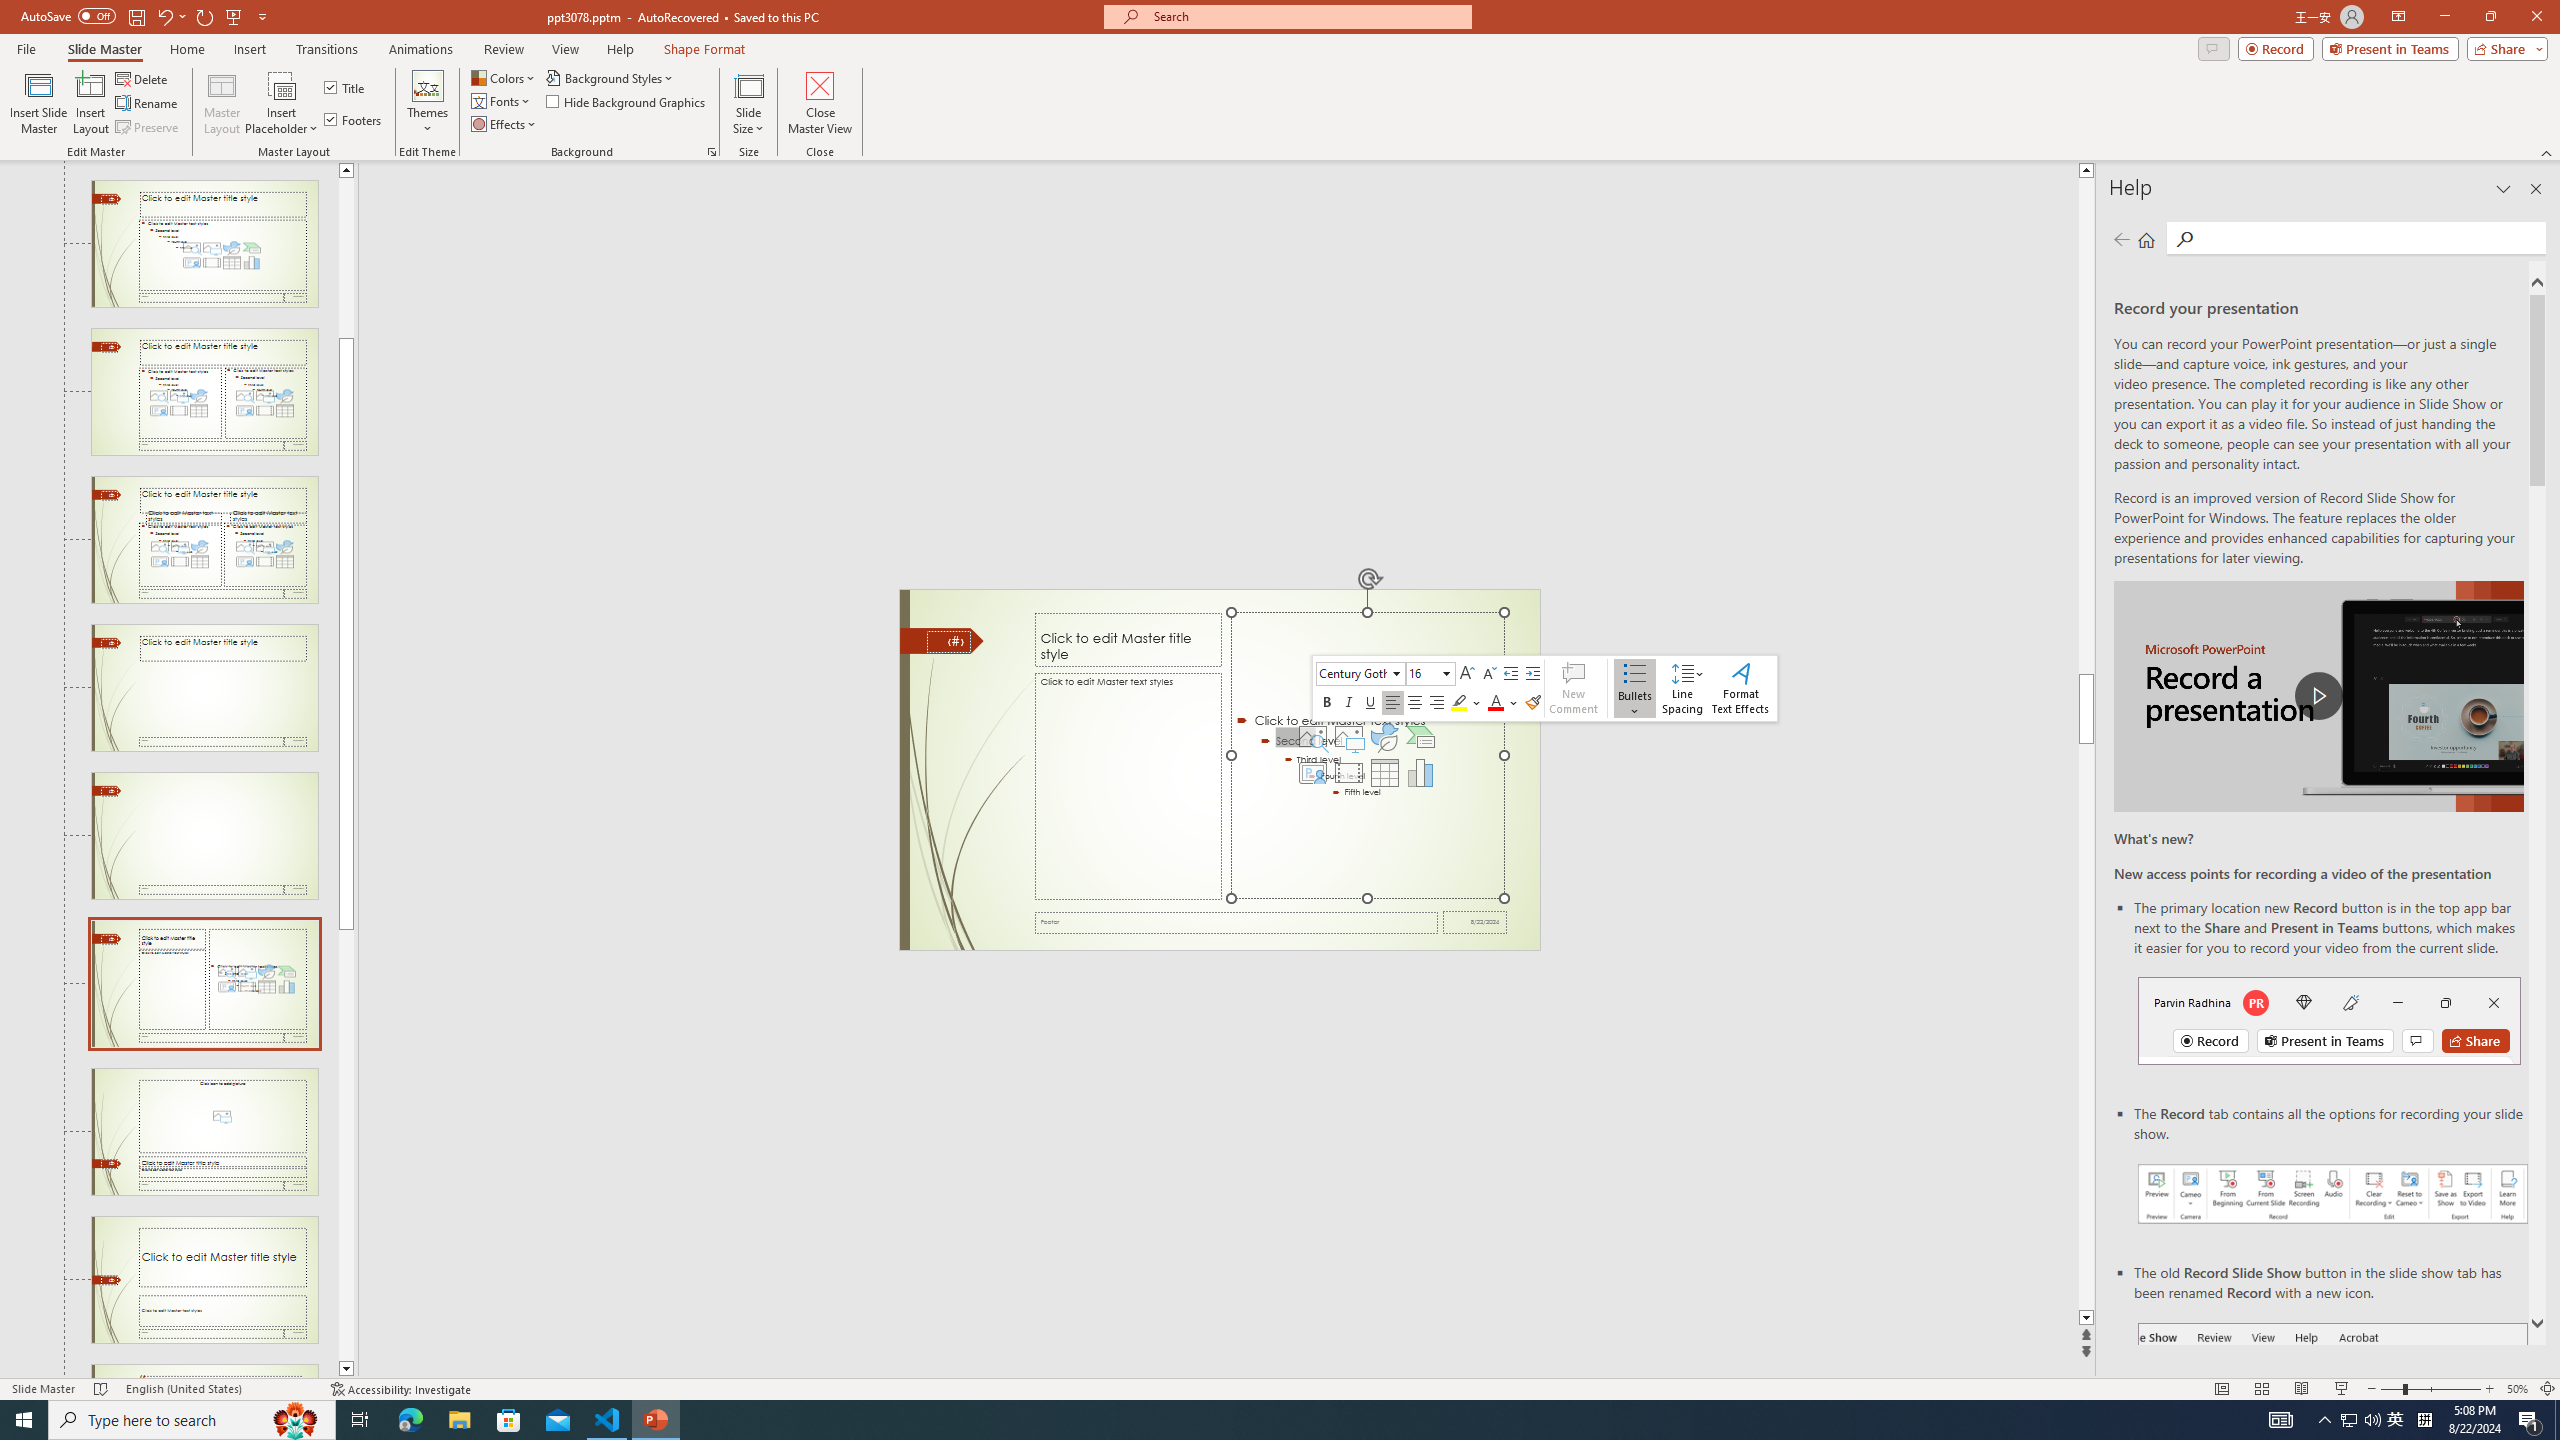 This screenshot has width=2560, height=1440. Describe the element at coordinates (221, 103) in the screenshot. I see `'Master Layout...'` at that location.